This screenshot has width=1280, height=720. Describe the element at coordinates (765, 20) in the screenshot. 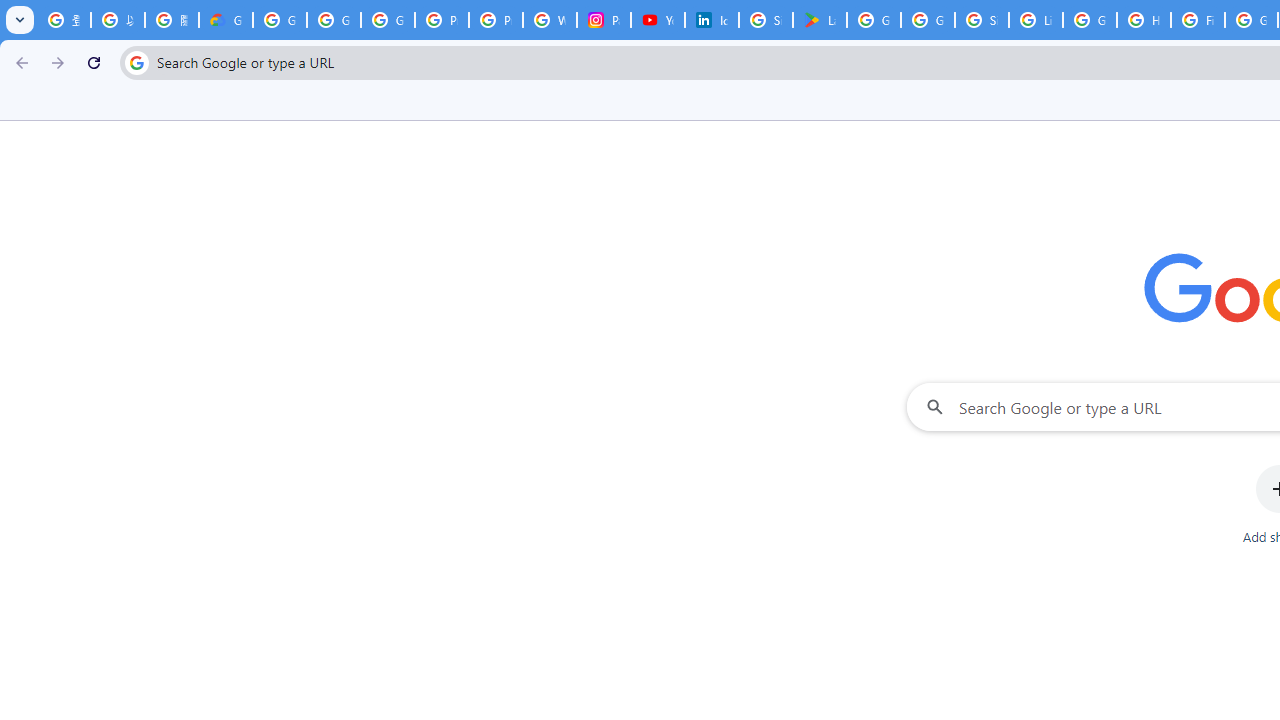

I see `'Sign in - Google Accounts'` at that location.